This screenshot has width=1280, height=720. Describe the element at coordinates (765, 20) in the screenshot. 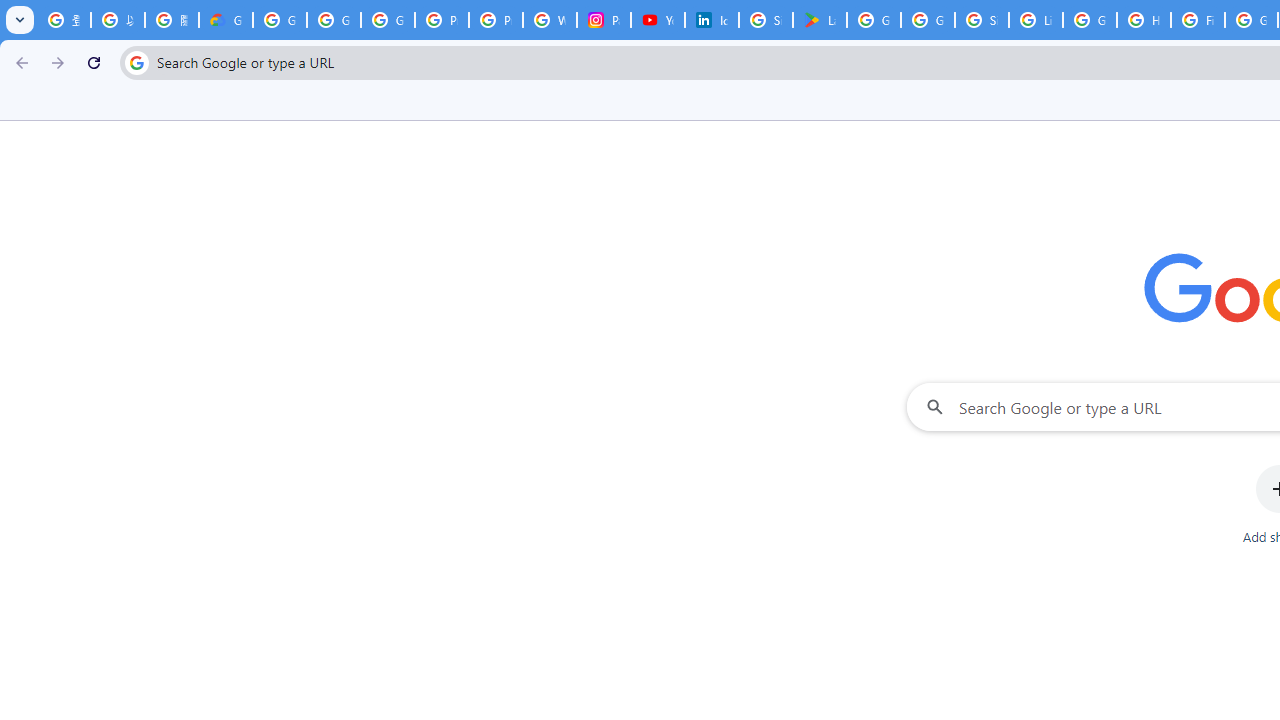

I see `'Sign in - Google Accounts'` at that location.